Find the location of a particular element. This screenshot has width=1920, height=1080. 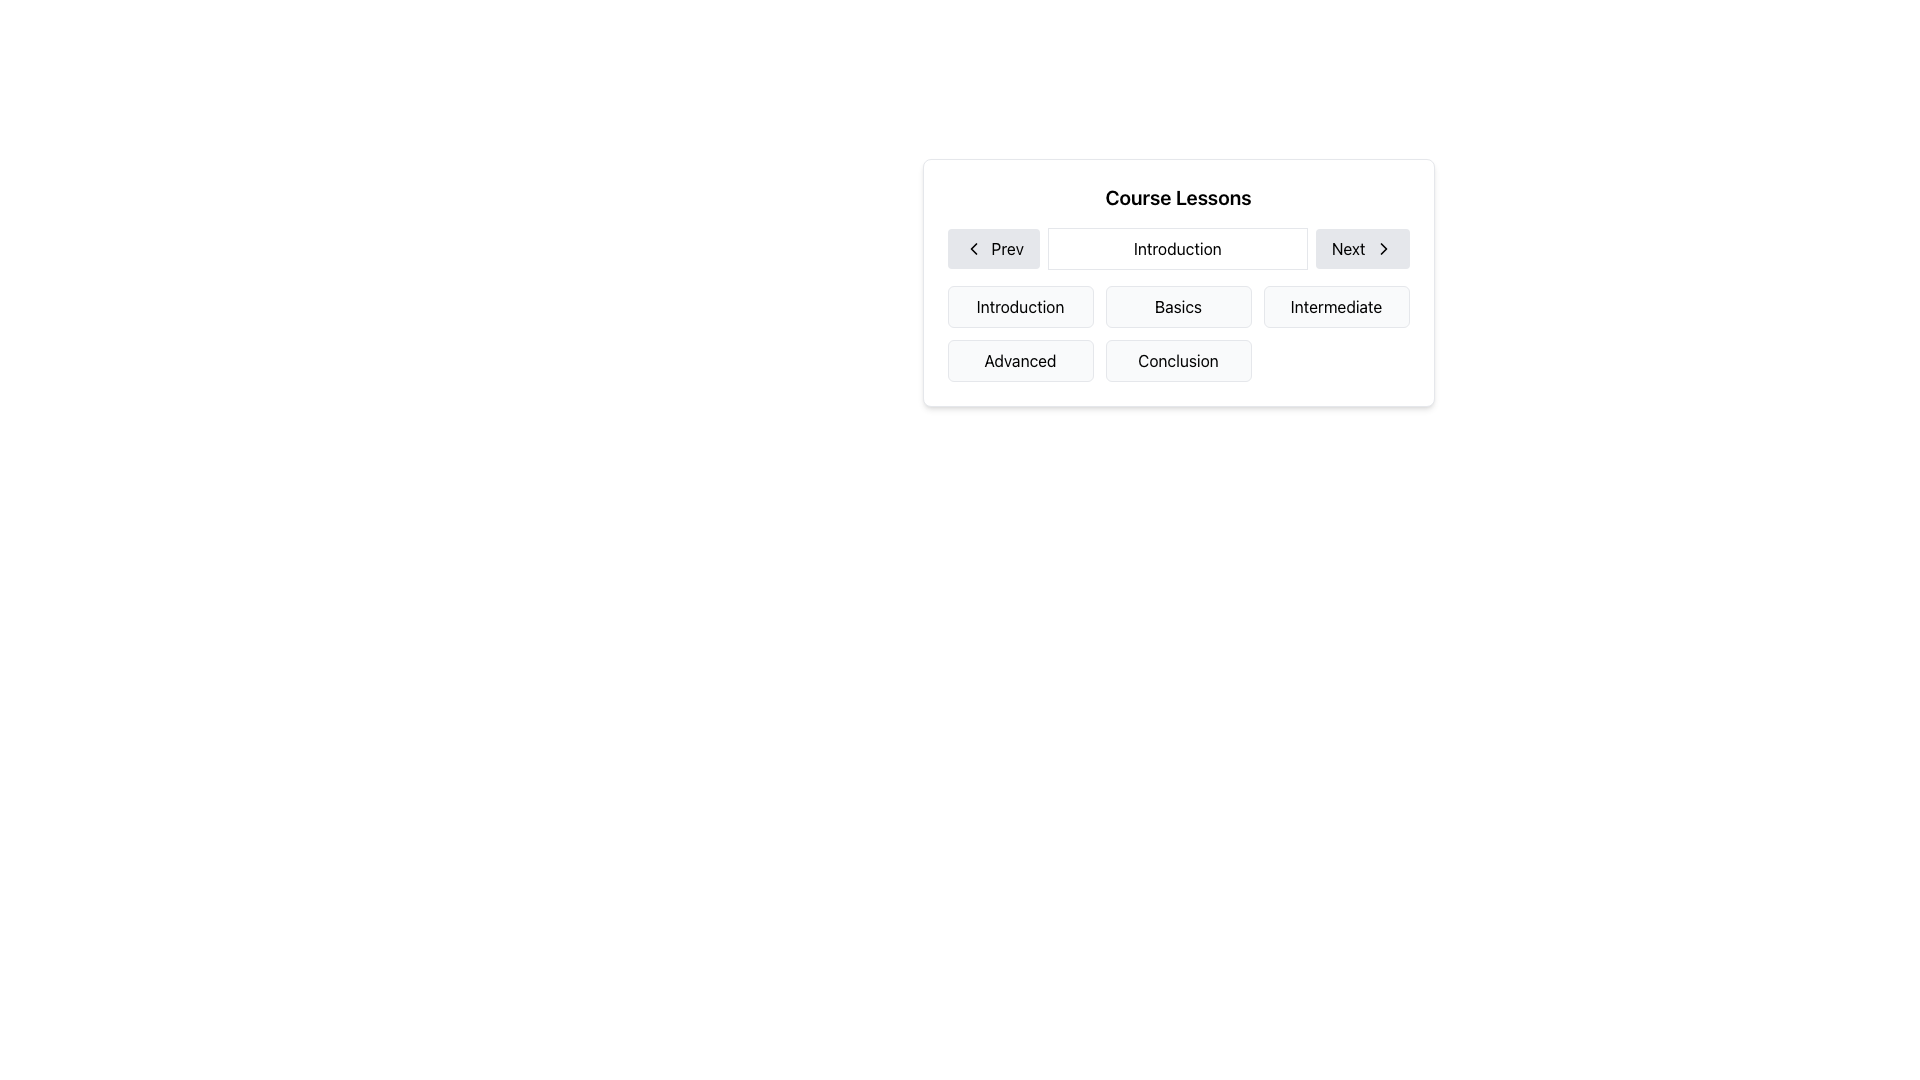

the text label that is part of the 'Next' button, located near the top-right corner of the 'Course Lessons' content box is located at coordinates (1348, 248).